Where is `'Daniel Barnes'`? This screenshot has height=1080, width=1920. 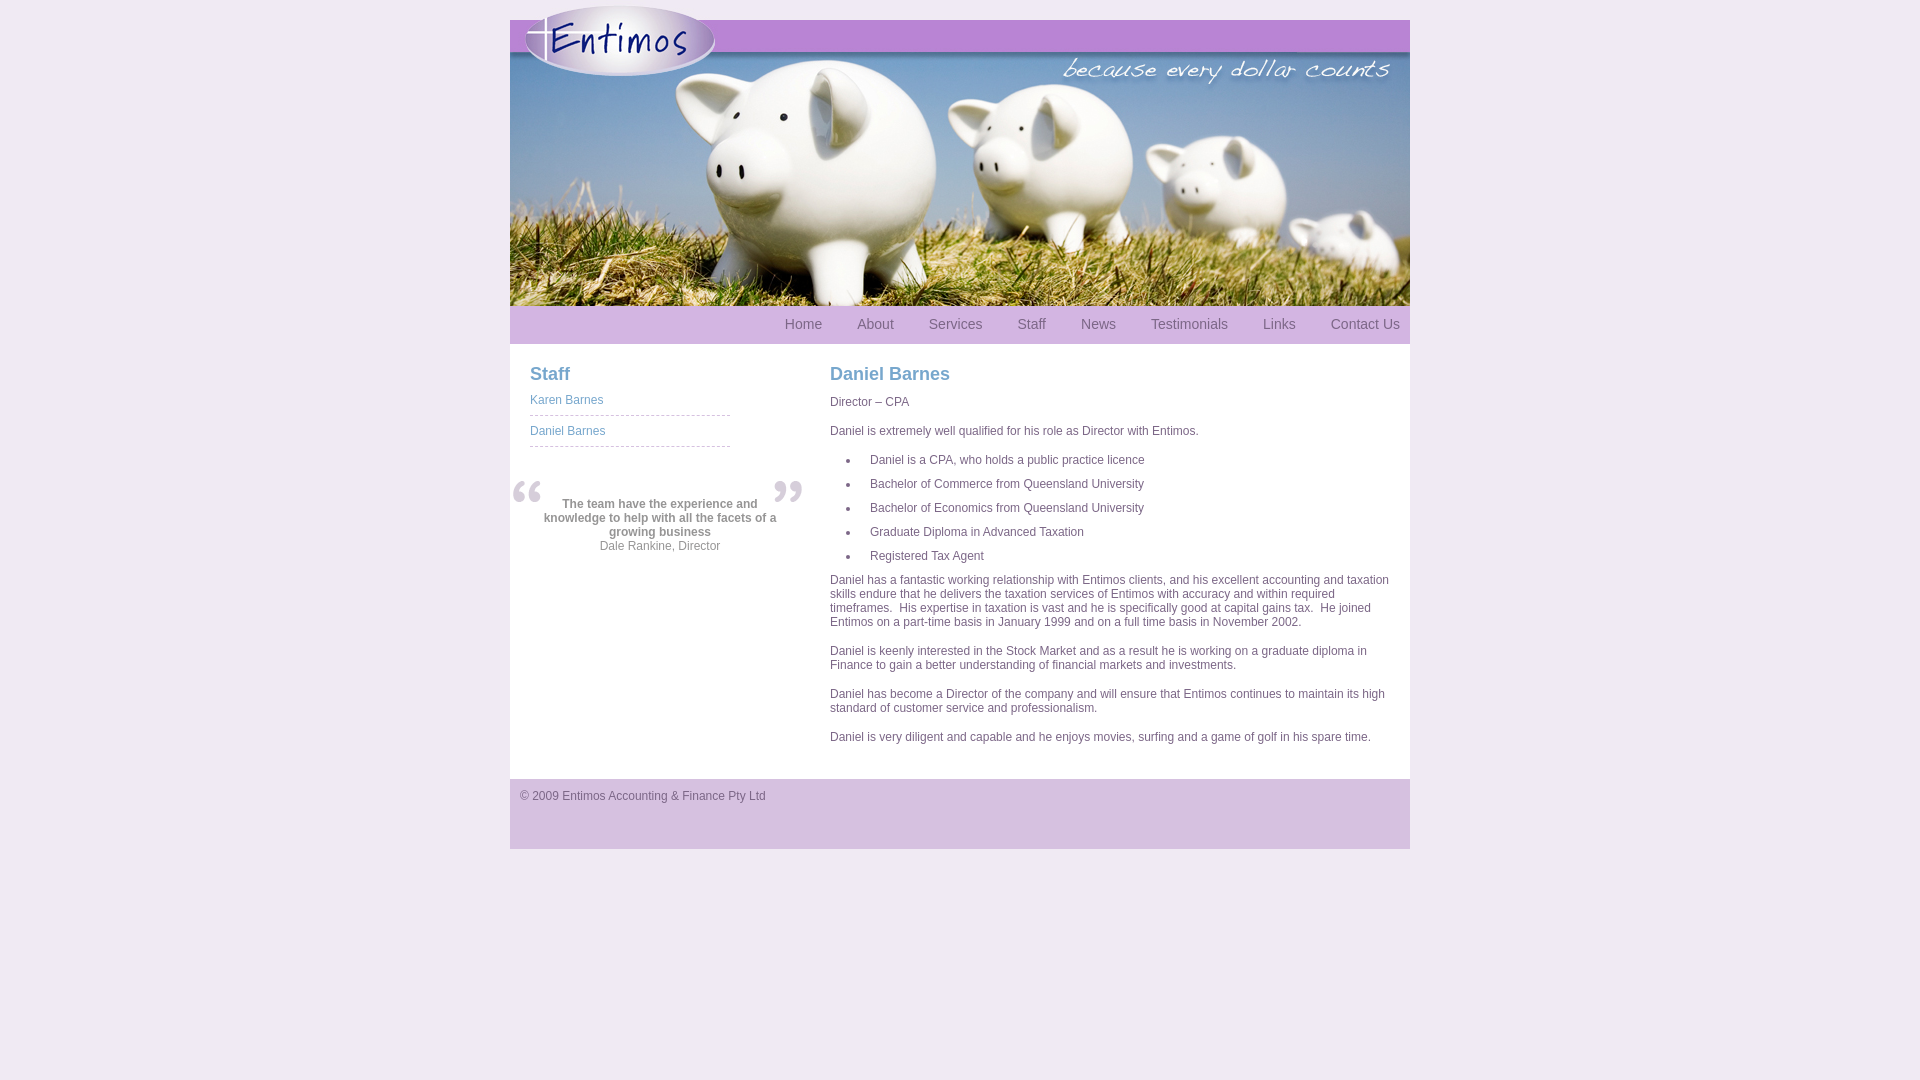 'Daniel Barnes' is located at coordinates (566, 430).